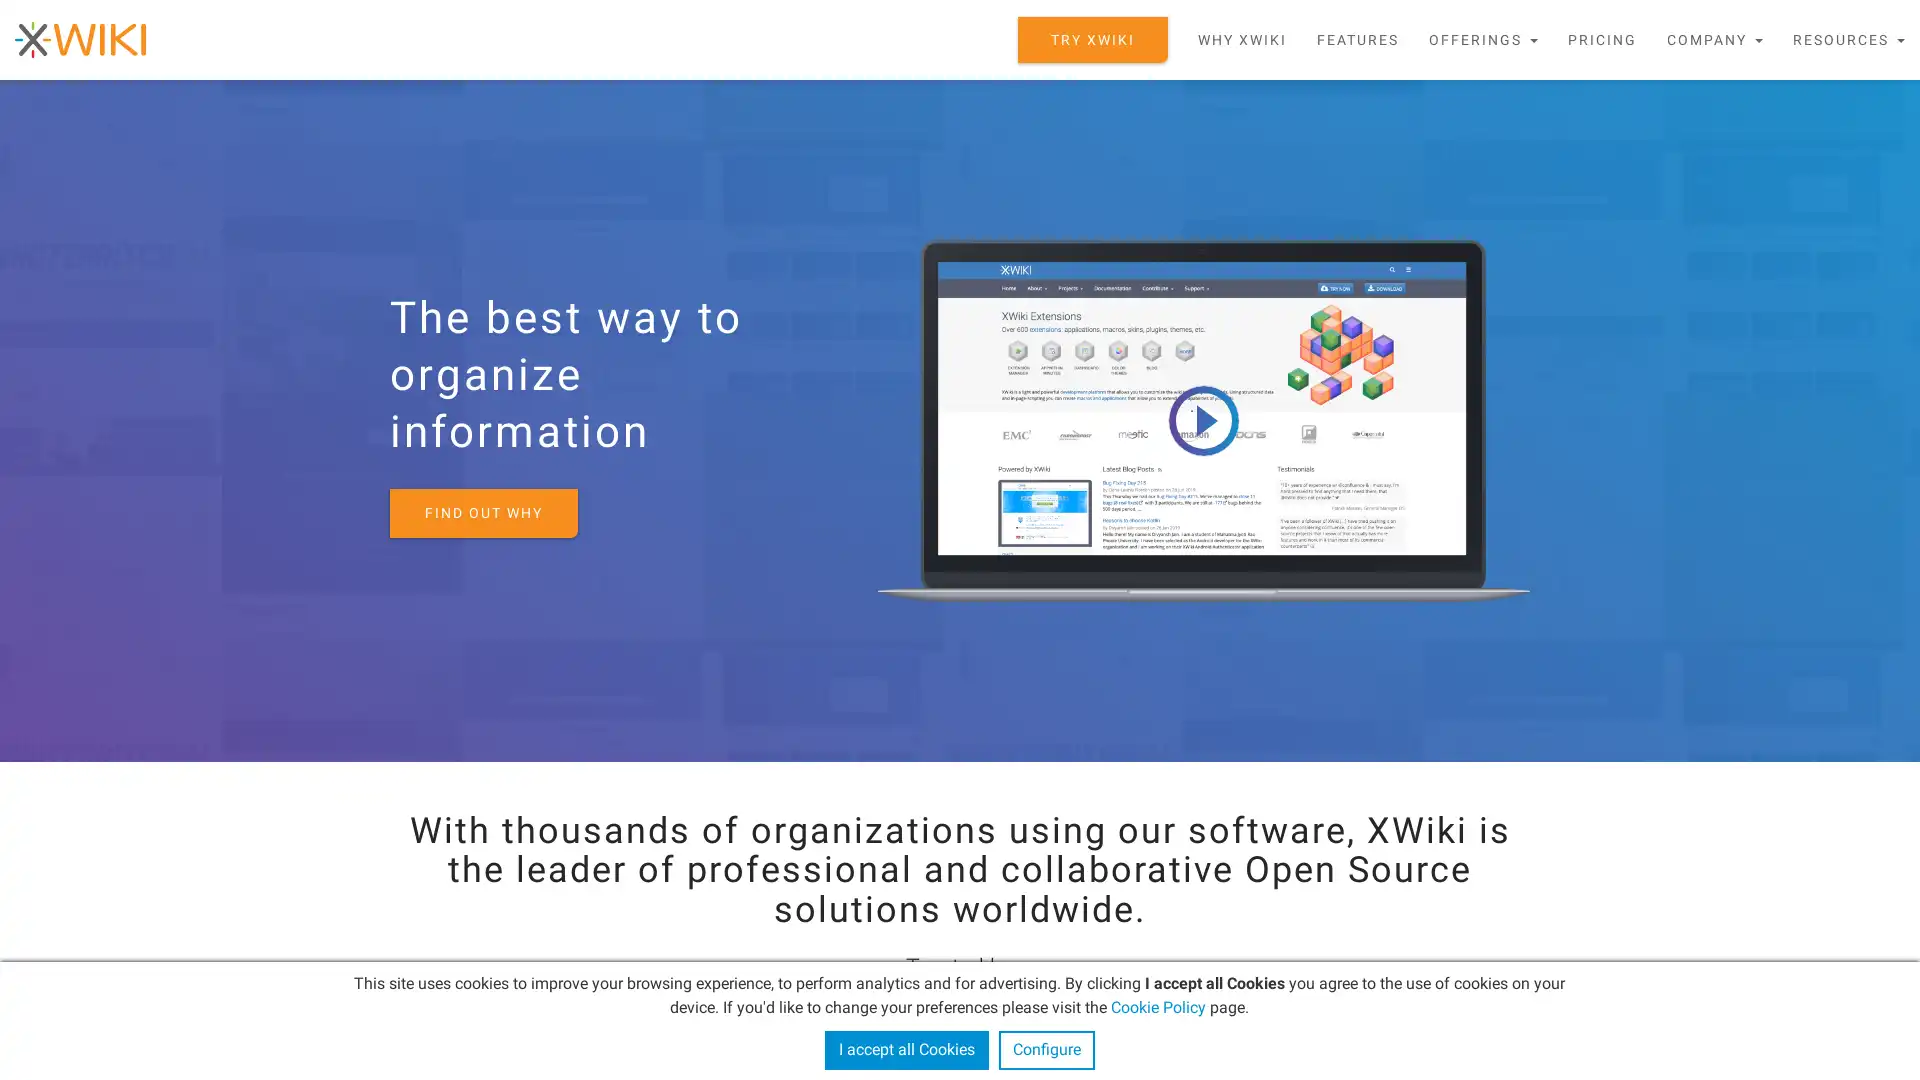 The height and width of the screenshot is (1080, 1920). Describe the element at coordinates (905, 1049) in the screenshot. I see `I accept all Cookies` at that location.